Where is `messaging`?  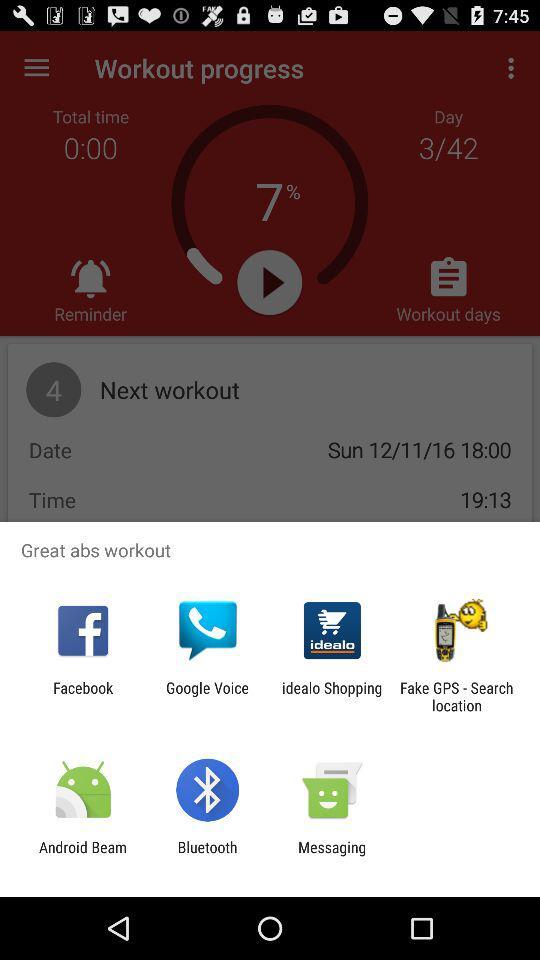 messaging is located at coordinates (332, 855).